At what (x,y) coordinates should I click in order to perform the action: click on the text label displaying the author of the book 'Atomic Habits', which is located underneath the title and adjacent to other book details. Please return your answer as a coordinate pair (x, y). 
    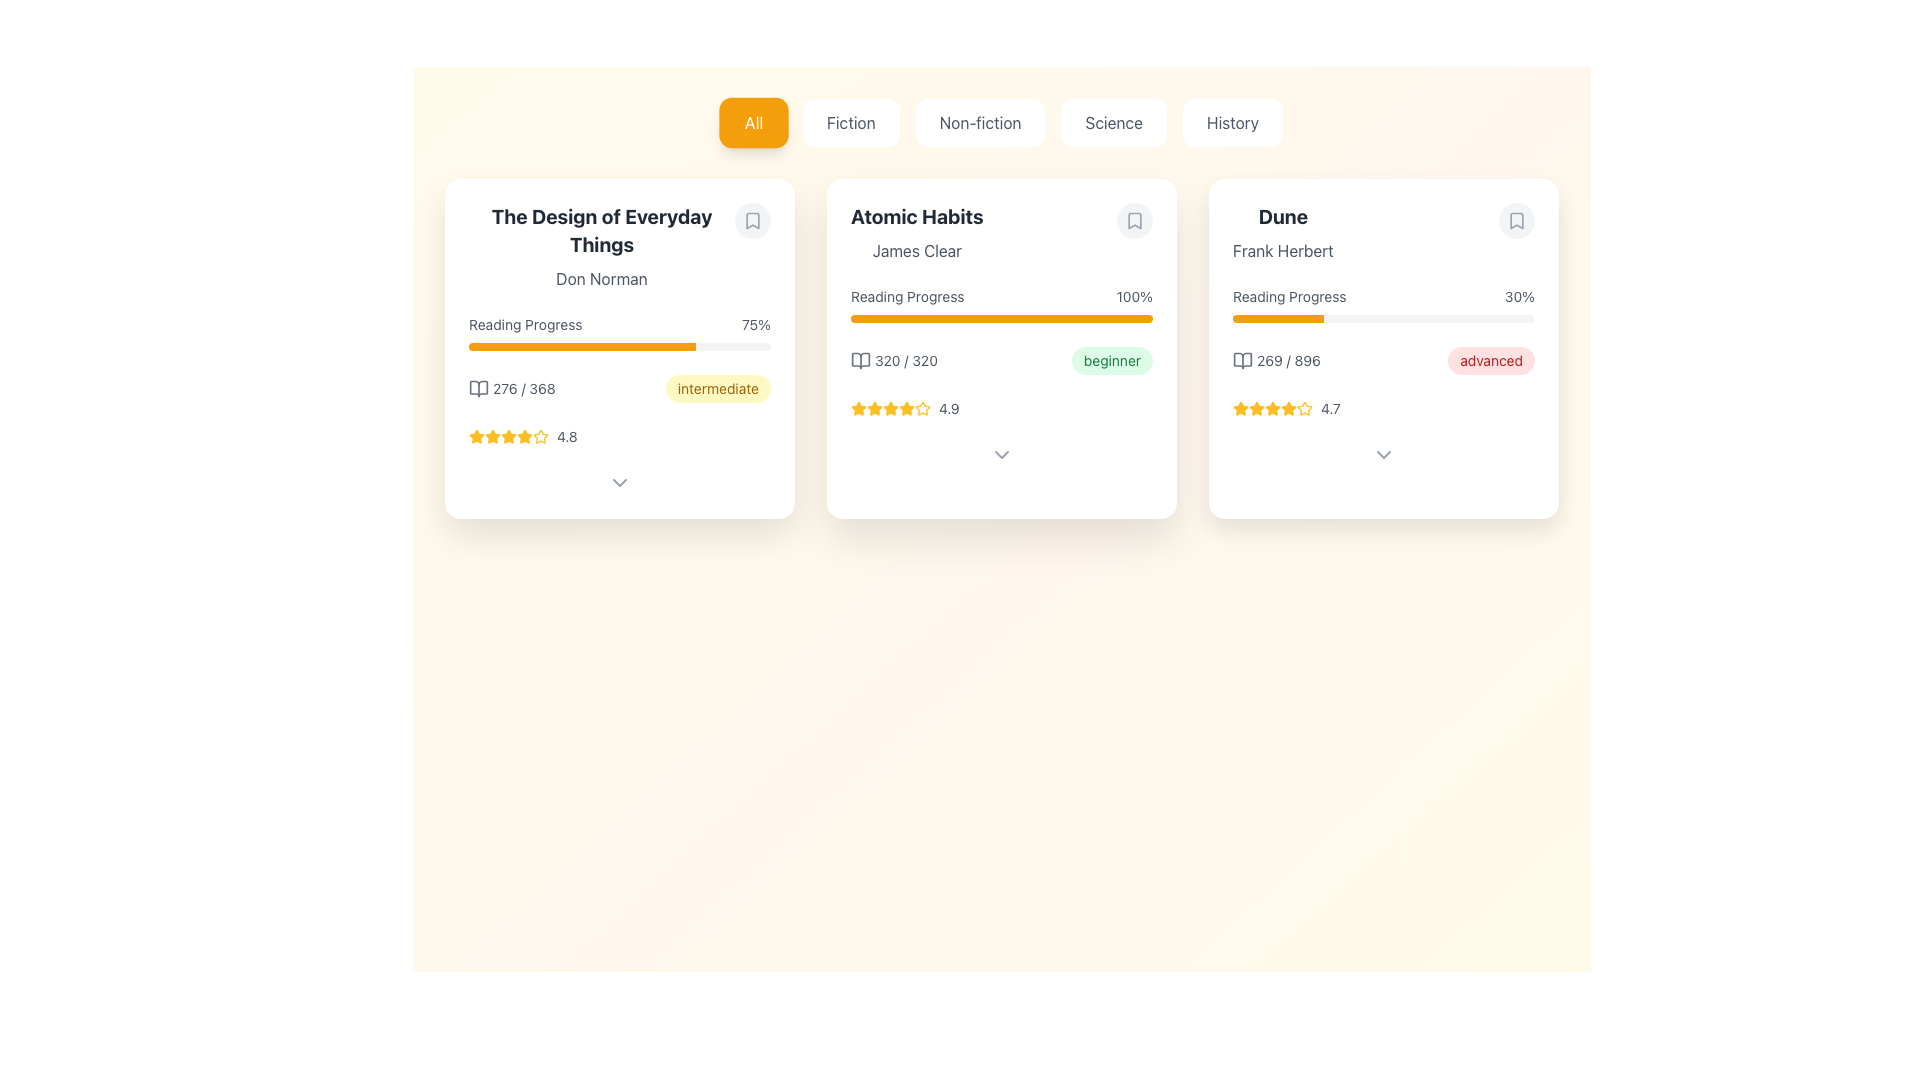
    Looking at the image, I should click on (916, 249).